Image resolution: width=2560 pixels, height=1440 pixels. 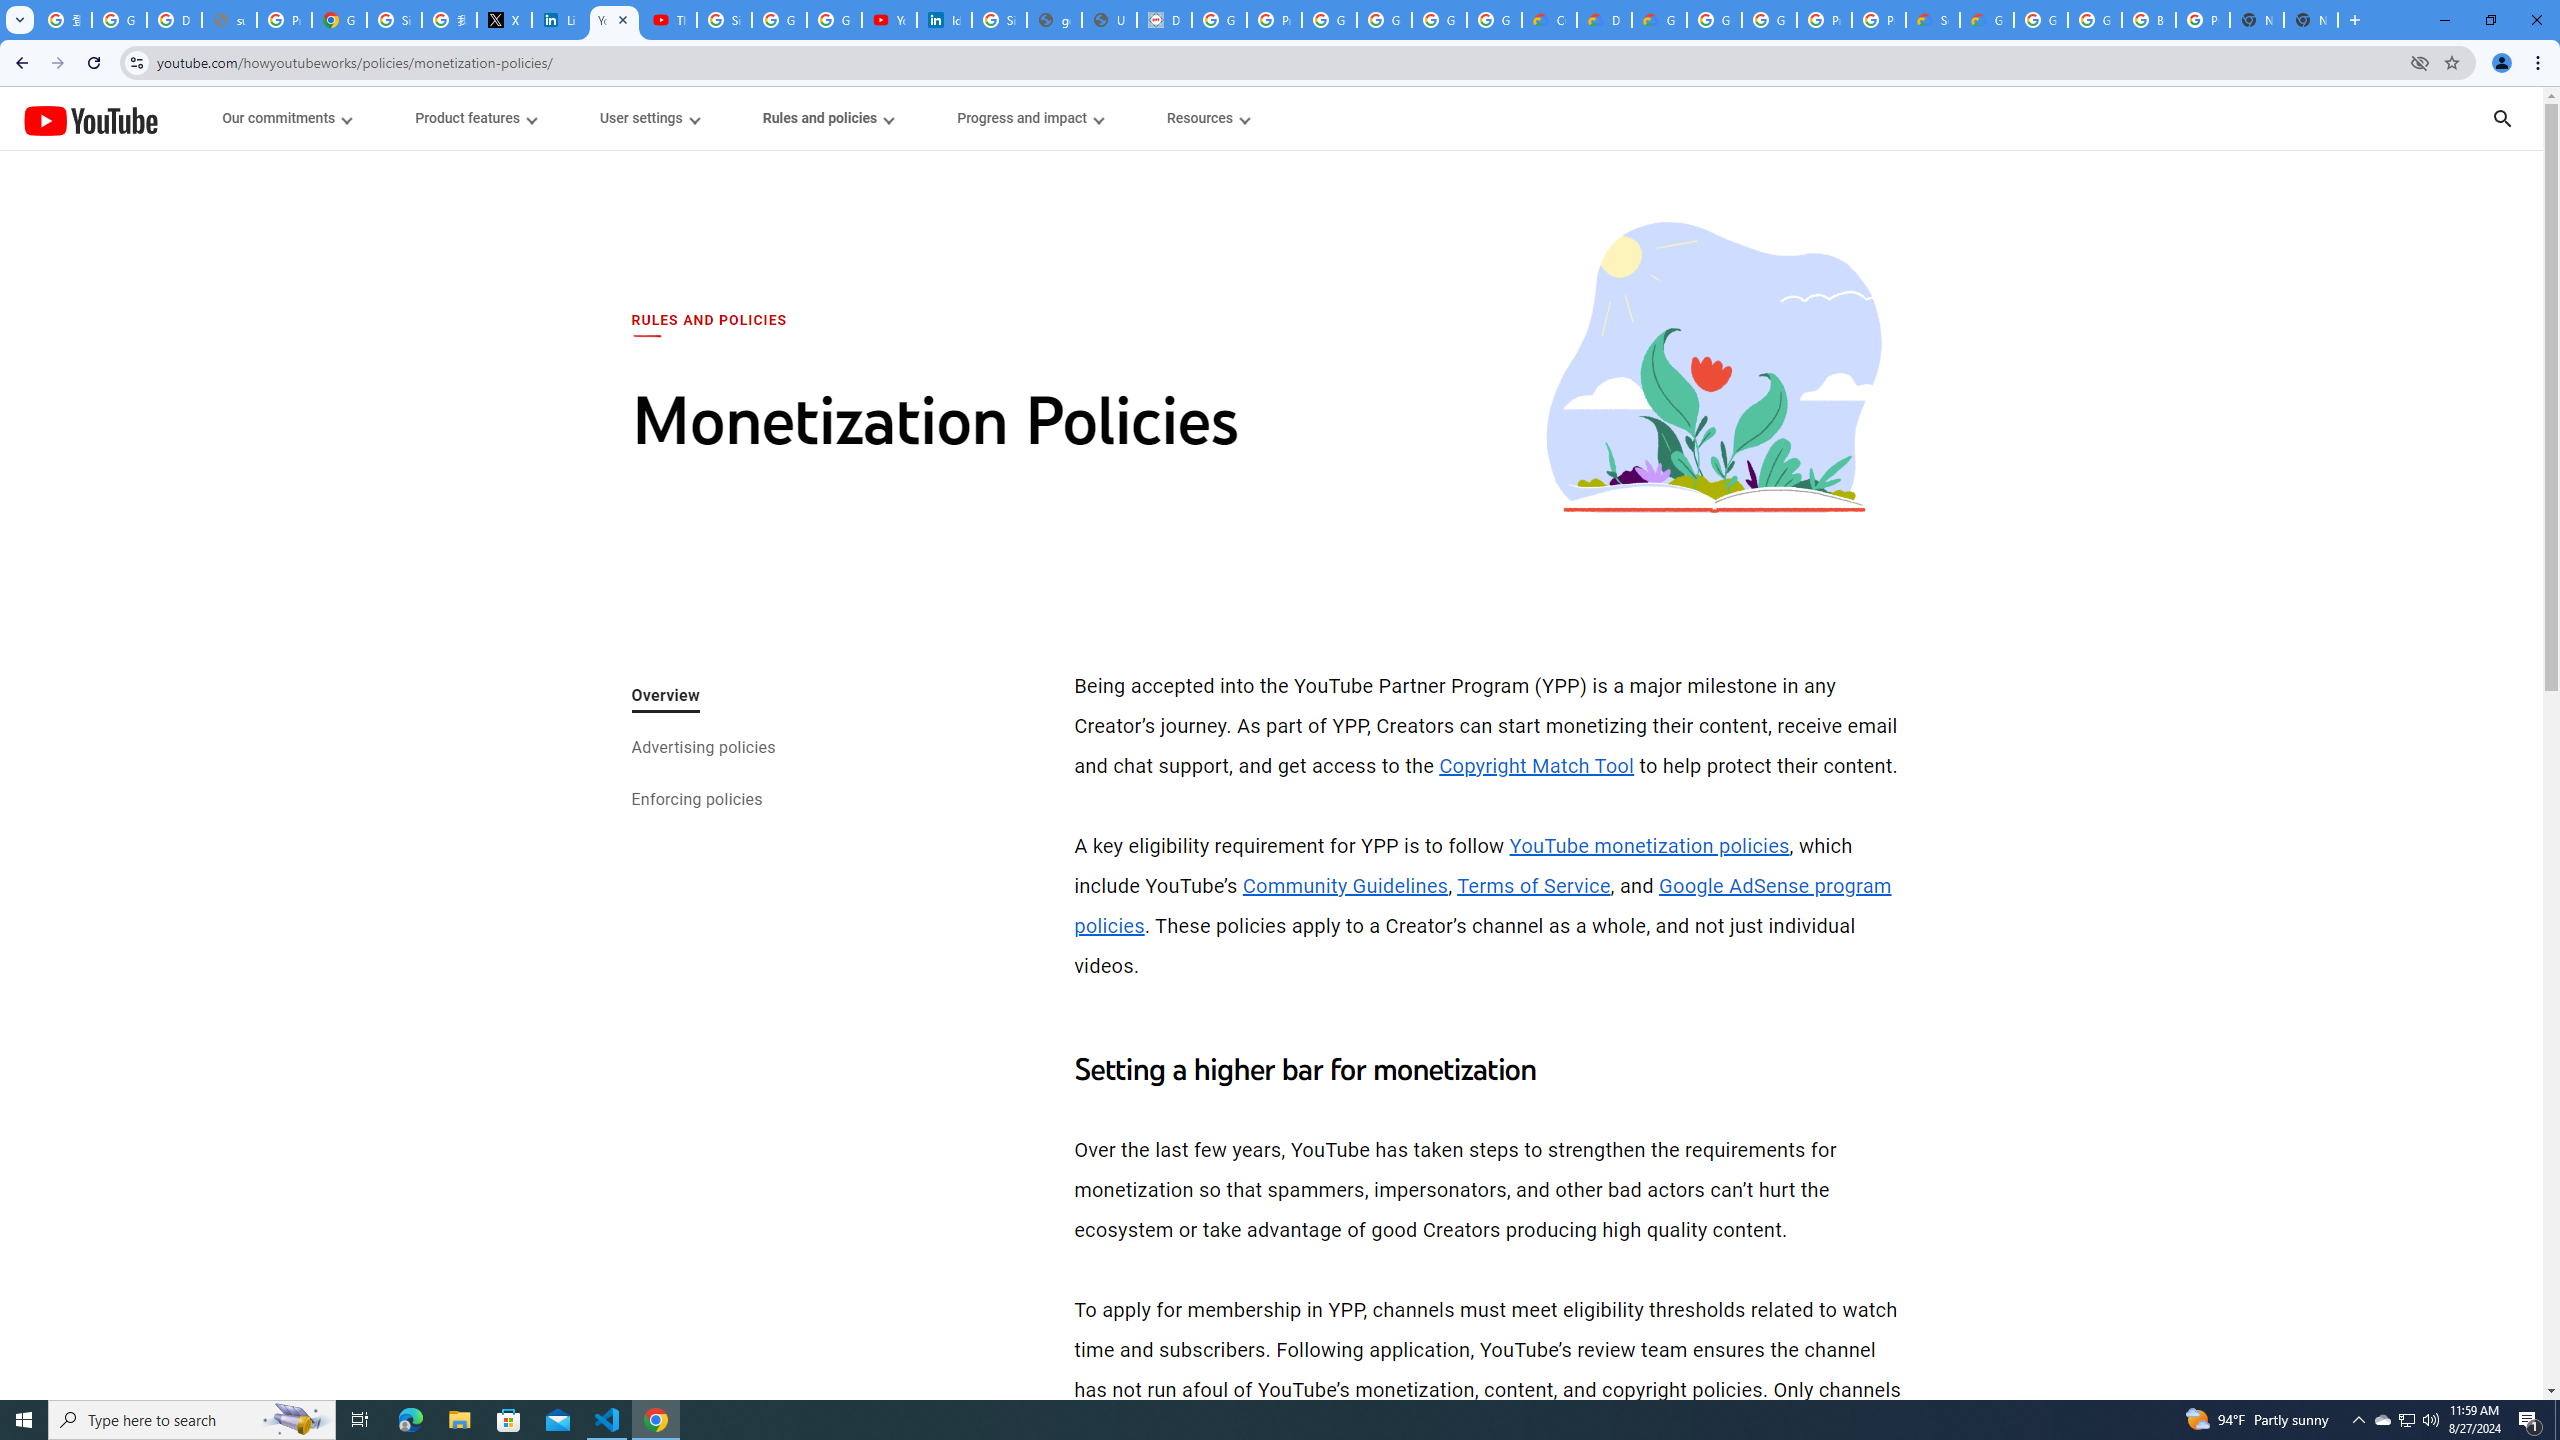 I want to click on 'Product features menupopup', so click(x=473, y=118).